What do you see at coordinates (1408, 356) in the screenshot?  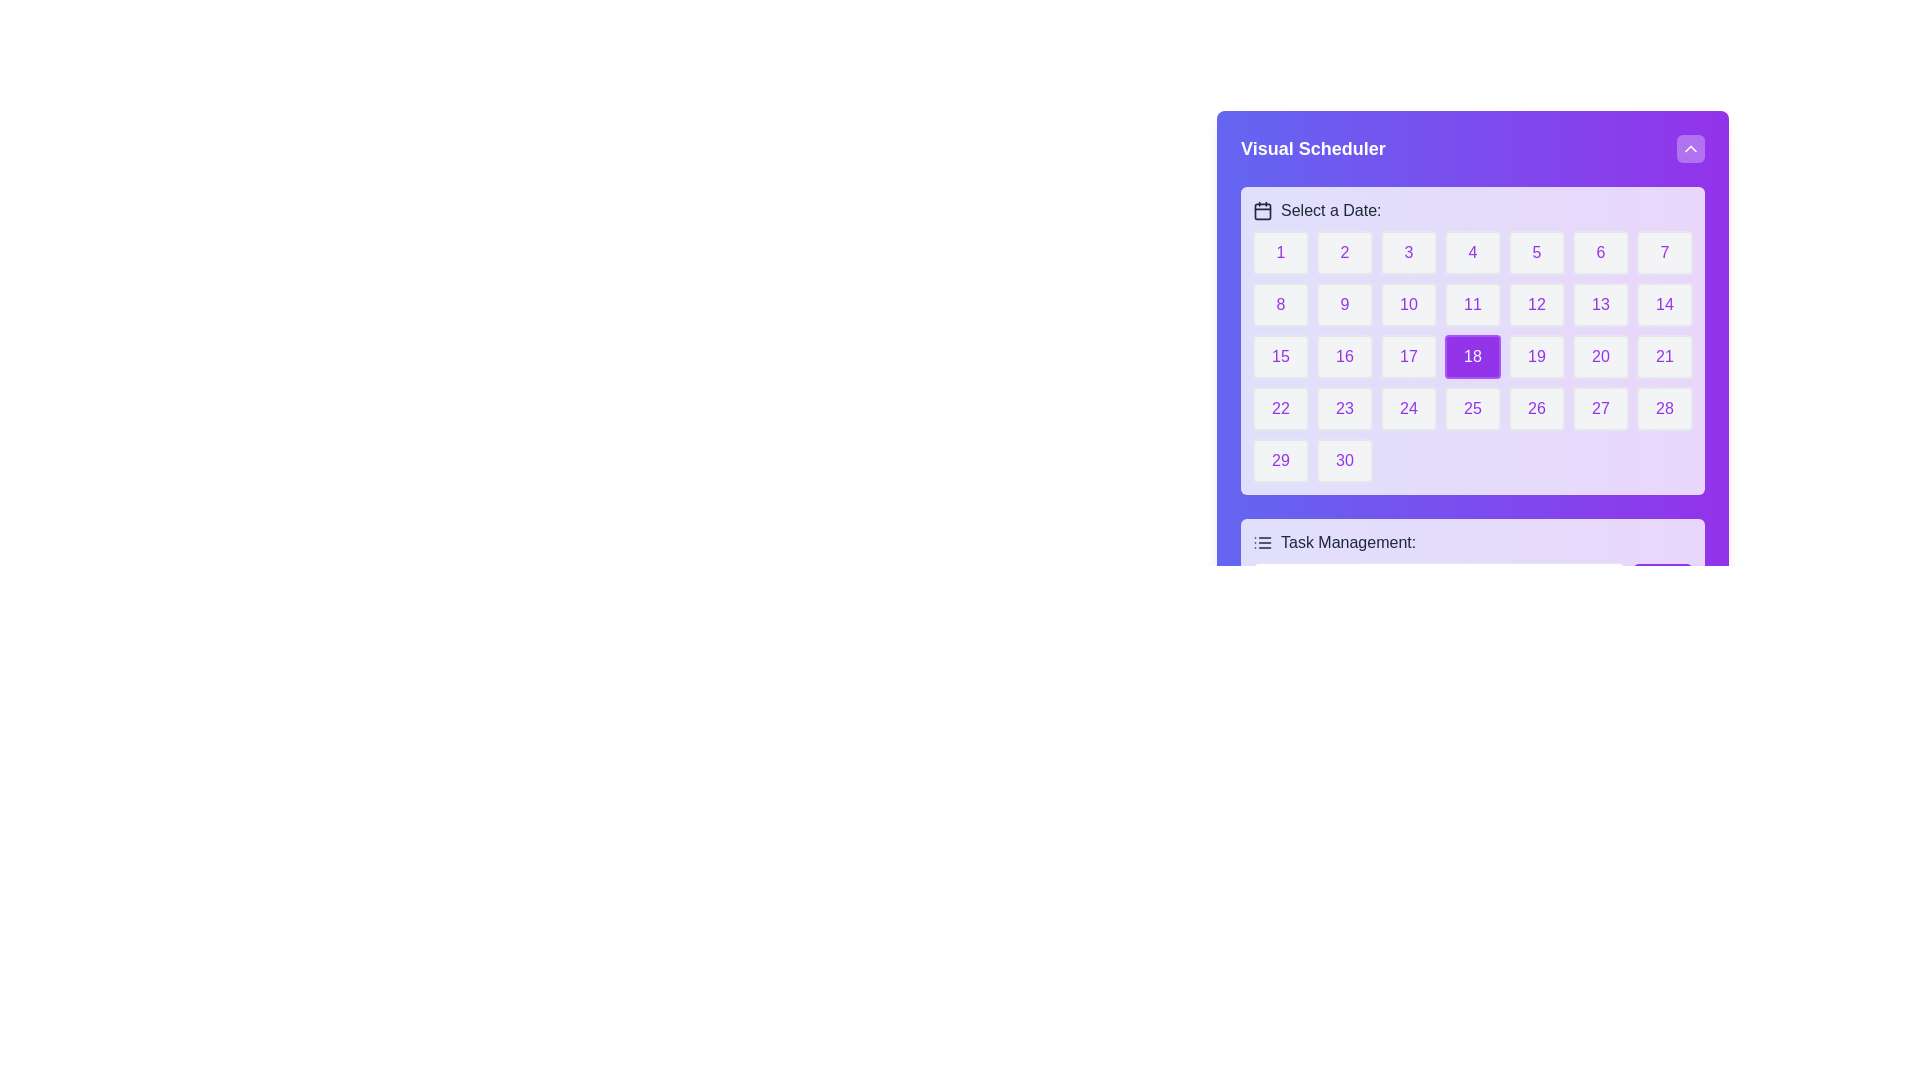 I see `the button labeled '17', which is a rectangular button with rounded corners, light gray background, and purple text, located` at bounding box center [1408, 356].